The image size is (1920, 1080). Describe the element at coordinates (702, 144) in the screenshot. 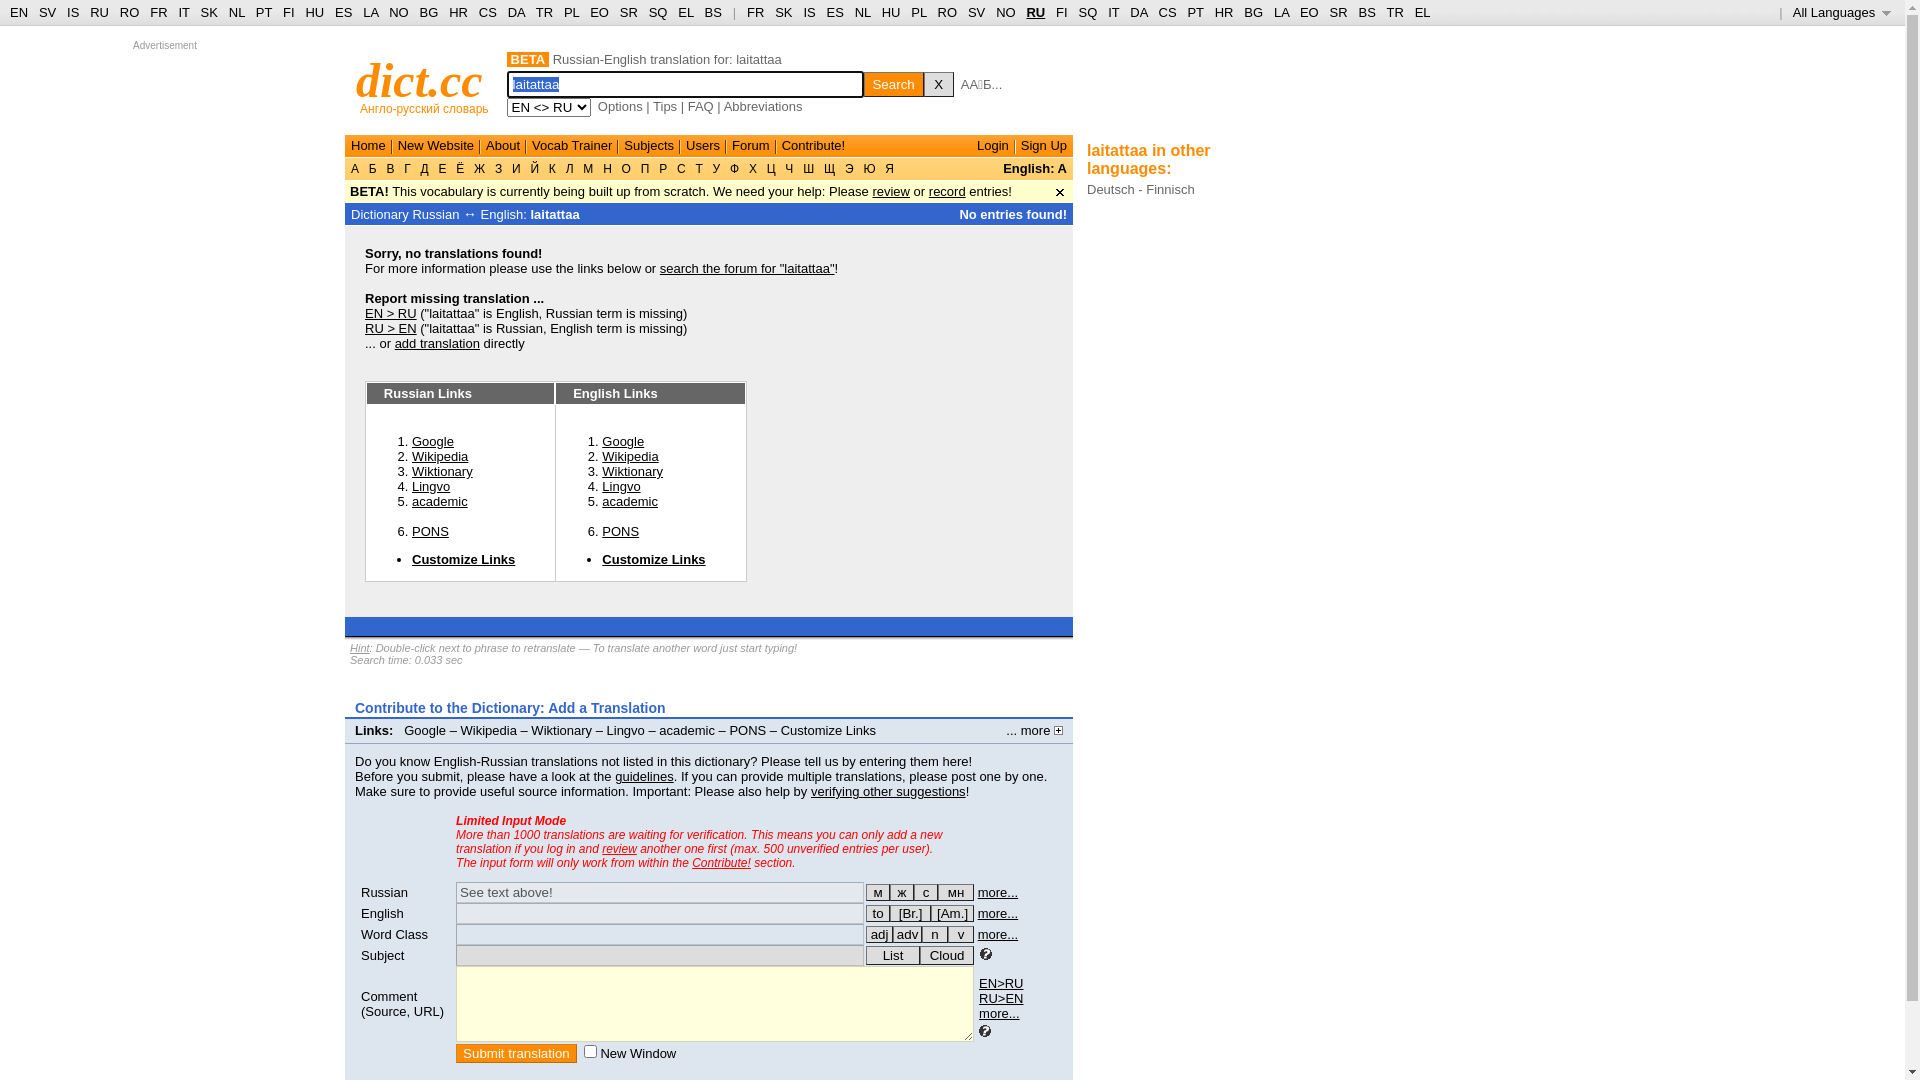

I see `'Users'` at that location.